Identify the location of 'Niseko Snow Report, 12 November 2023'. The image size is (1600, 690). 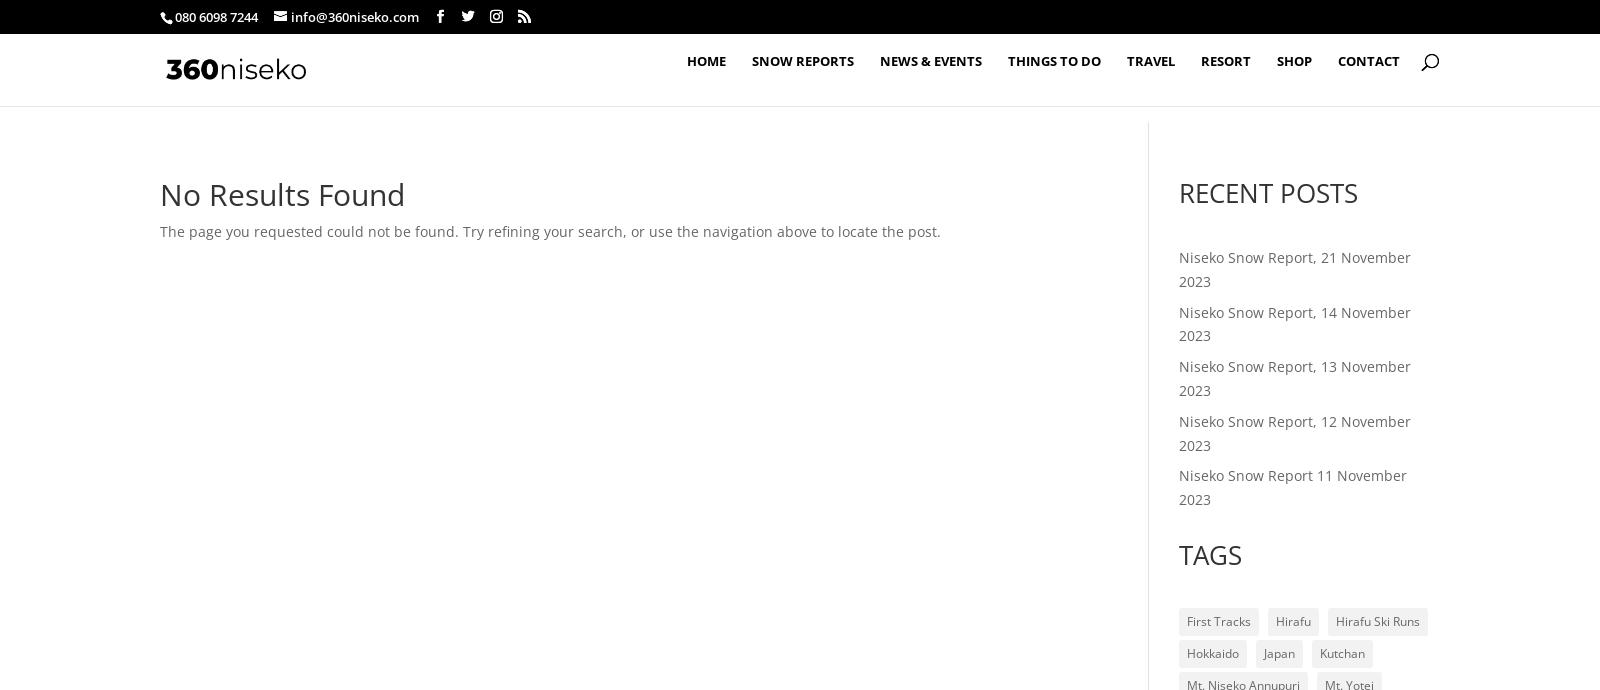
(1292, 432).